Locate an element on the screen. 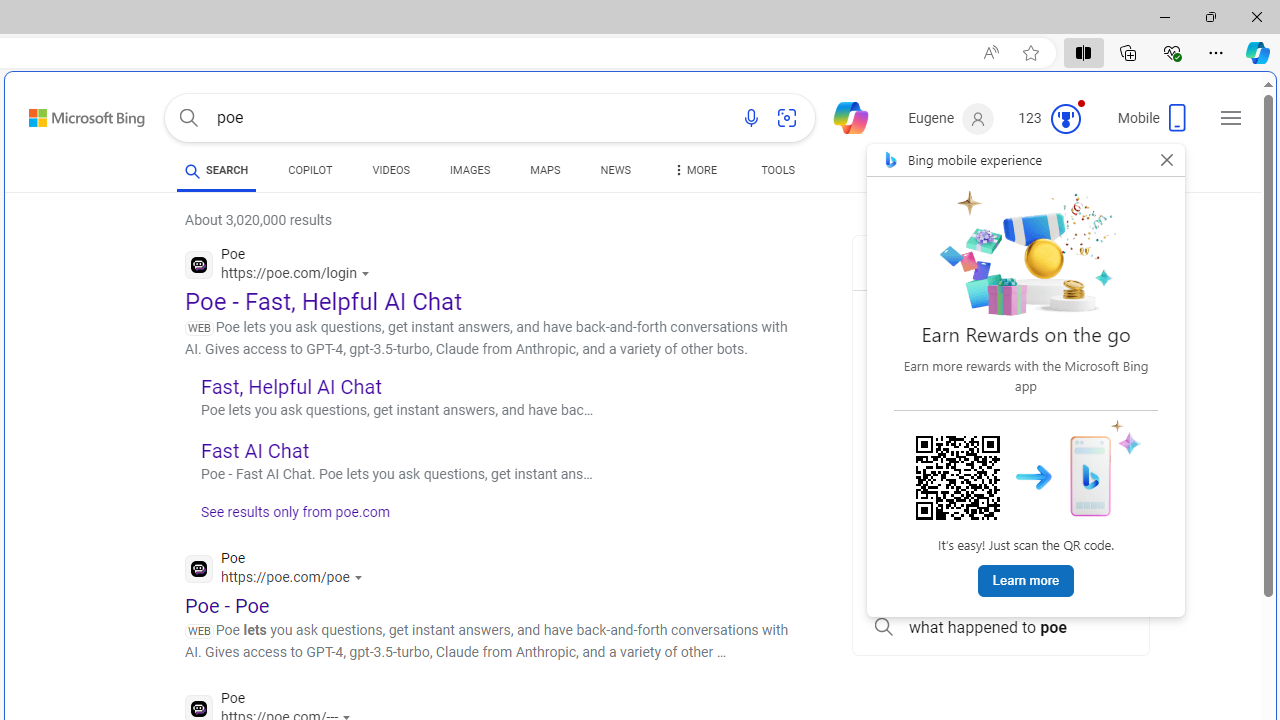  'MORE' is located at coordinates (693, 172).